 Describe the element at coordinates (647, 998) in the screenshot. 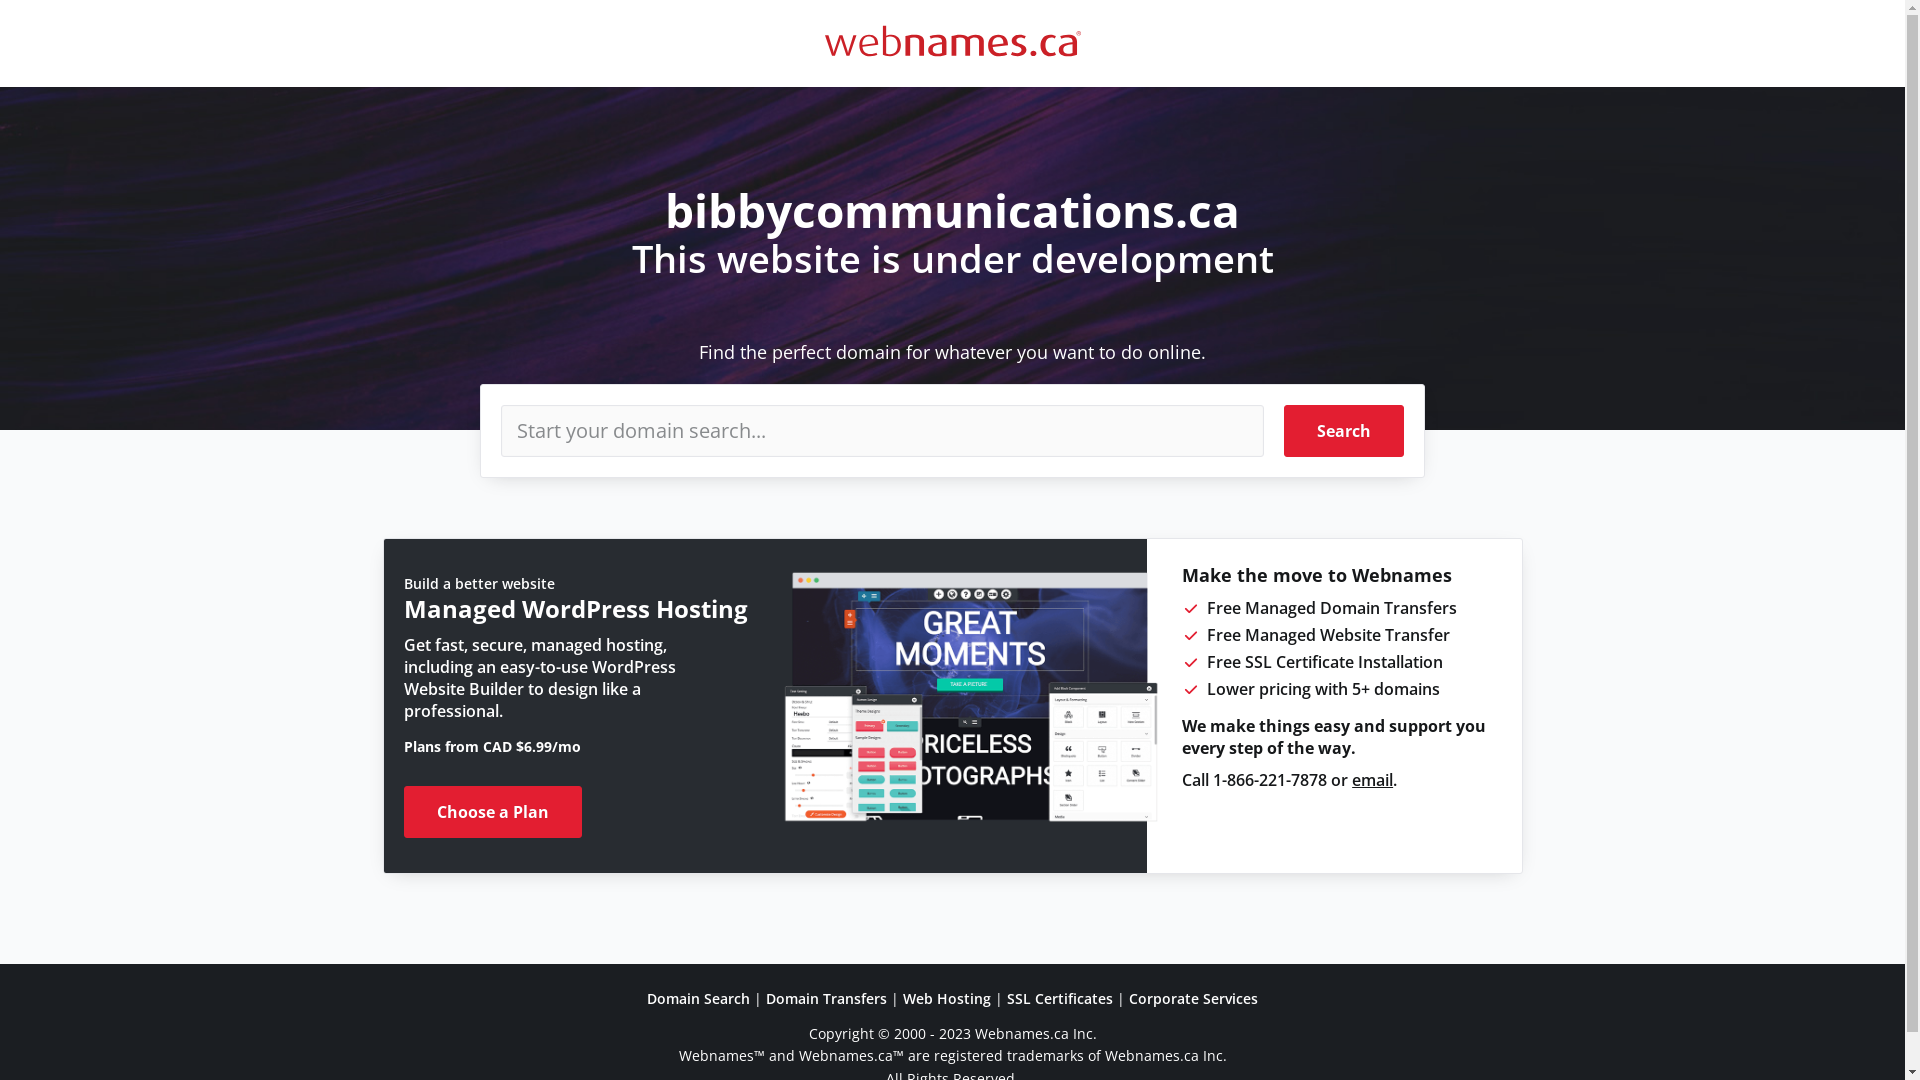

I see `'Domain Search'` at that location.